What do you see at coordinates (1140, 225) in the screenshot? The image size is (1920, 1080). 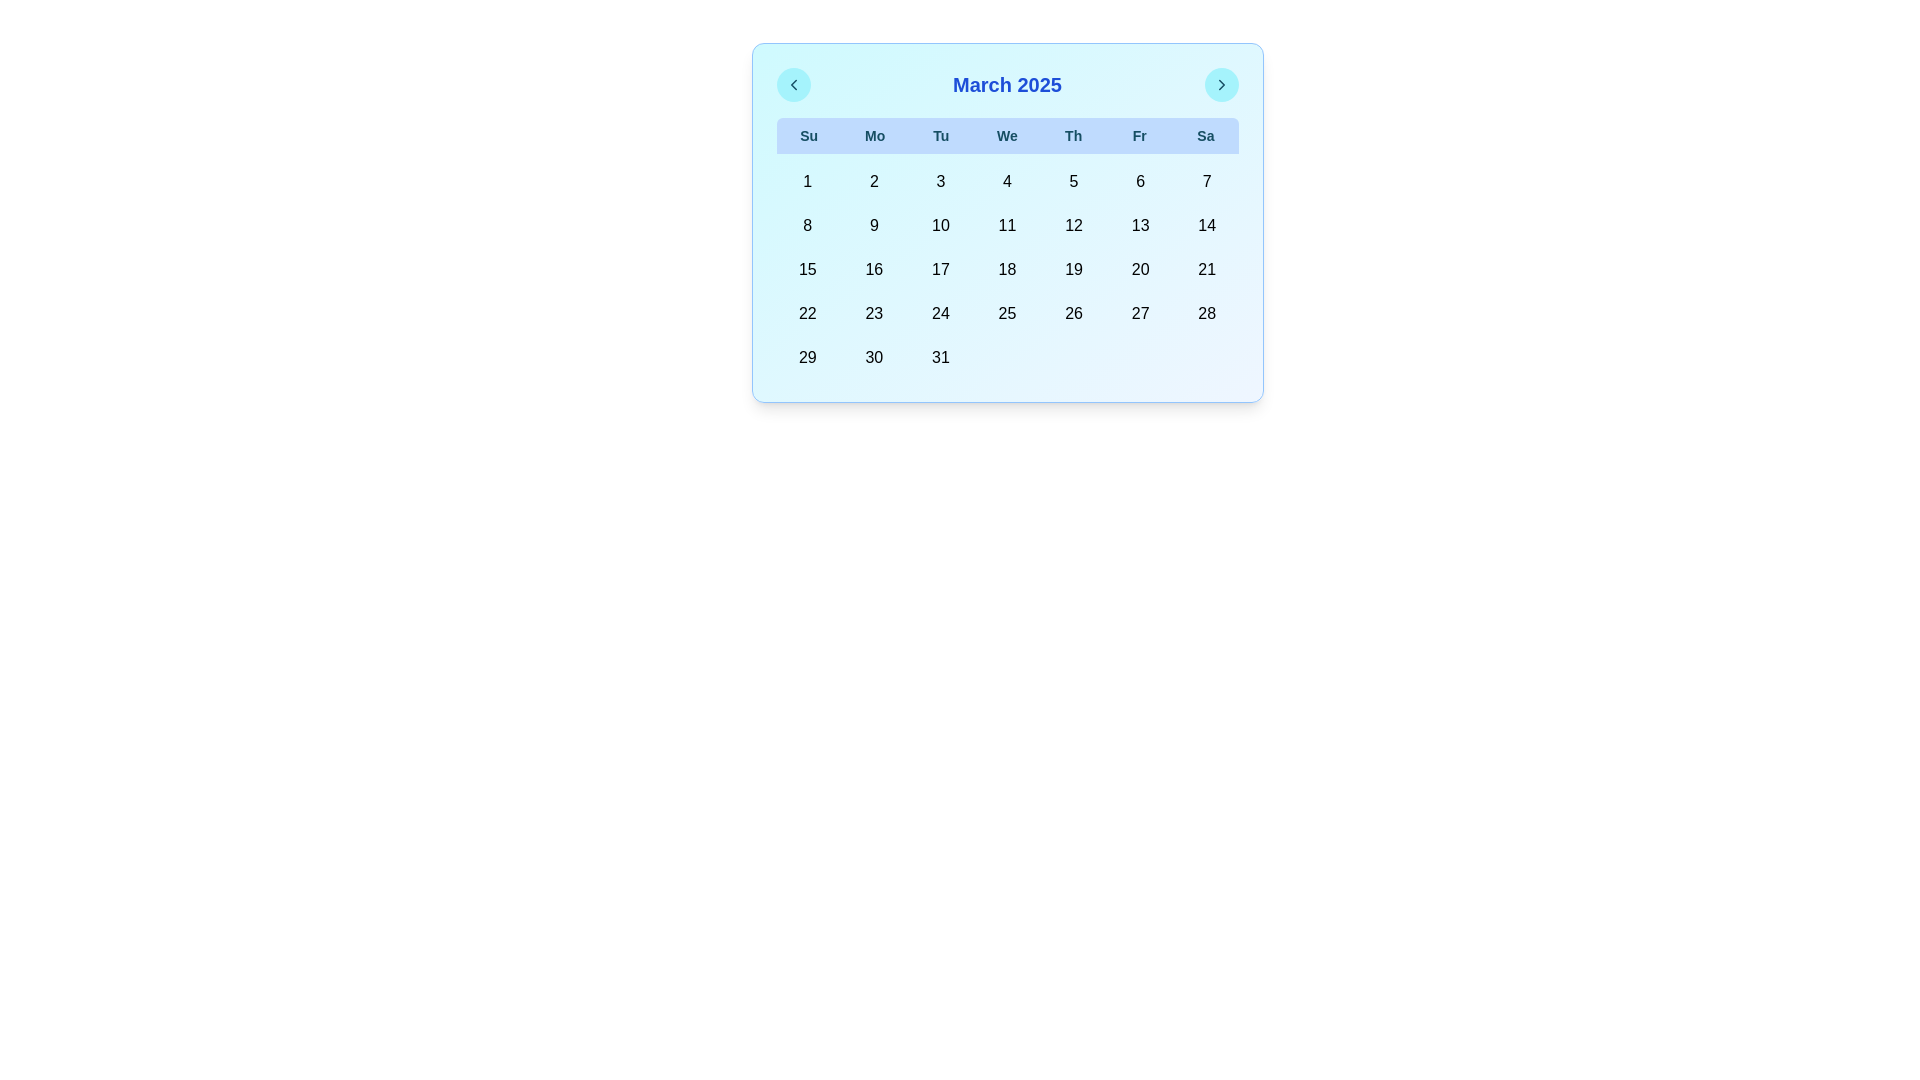 I see `the button displaying '13' in the calendar grid for March 2025, located under the 'Fr' column, to change its background color` at bounding box center [1140, 225].